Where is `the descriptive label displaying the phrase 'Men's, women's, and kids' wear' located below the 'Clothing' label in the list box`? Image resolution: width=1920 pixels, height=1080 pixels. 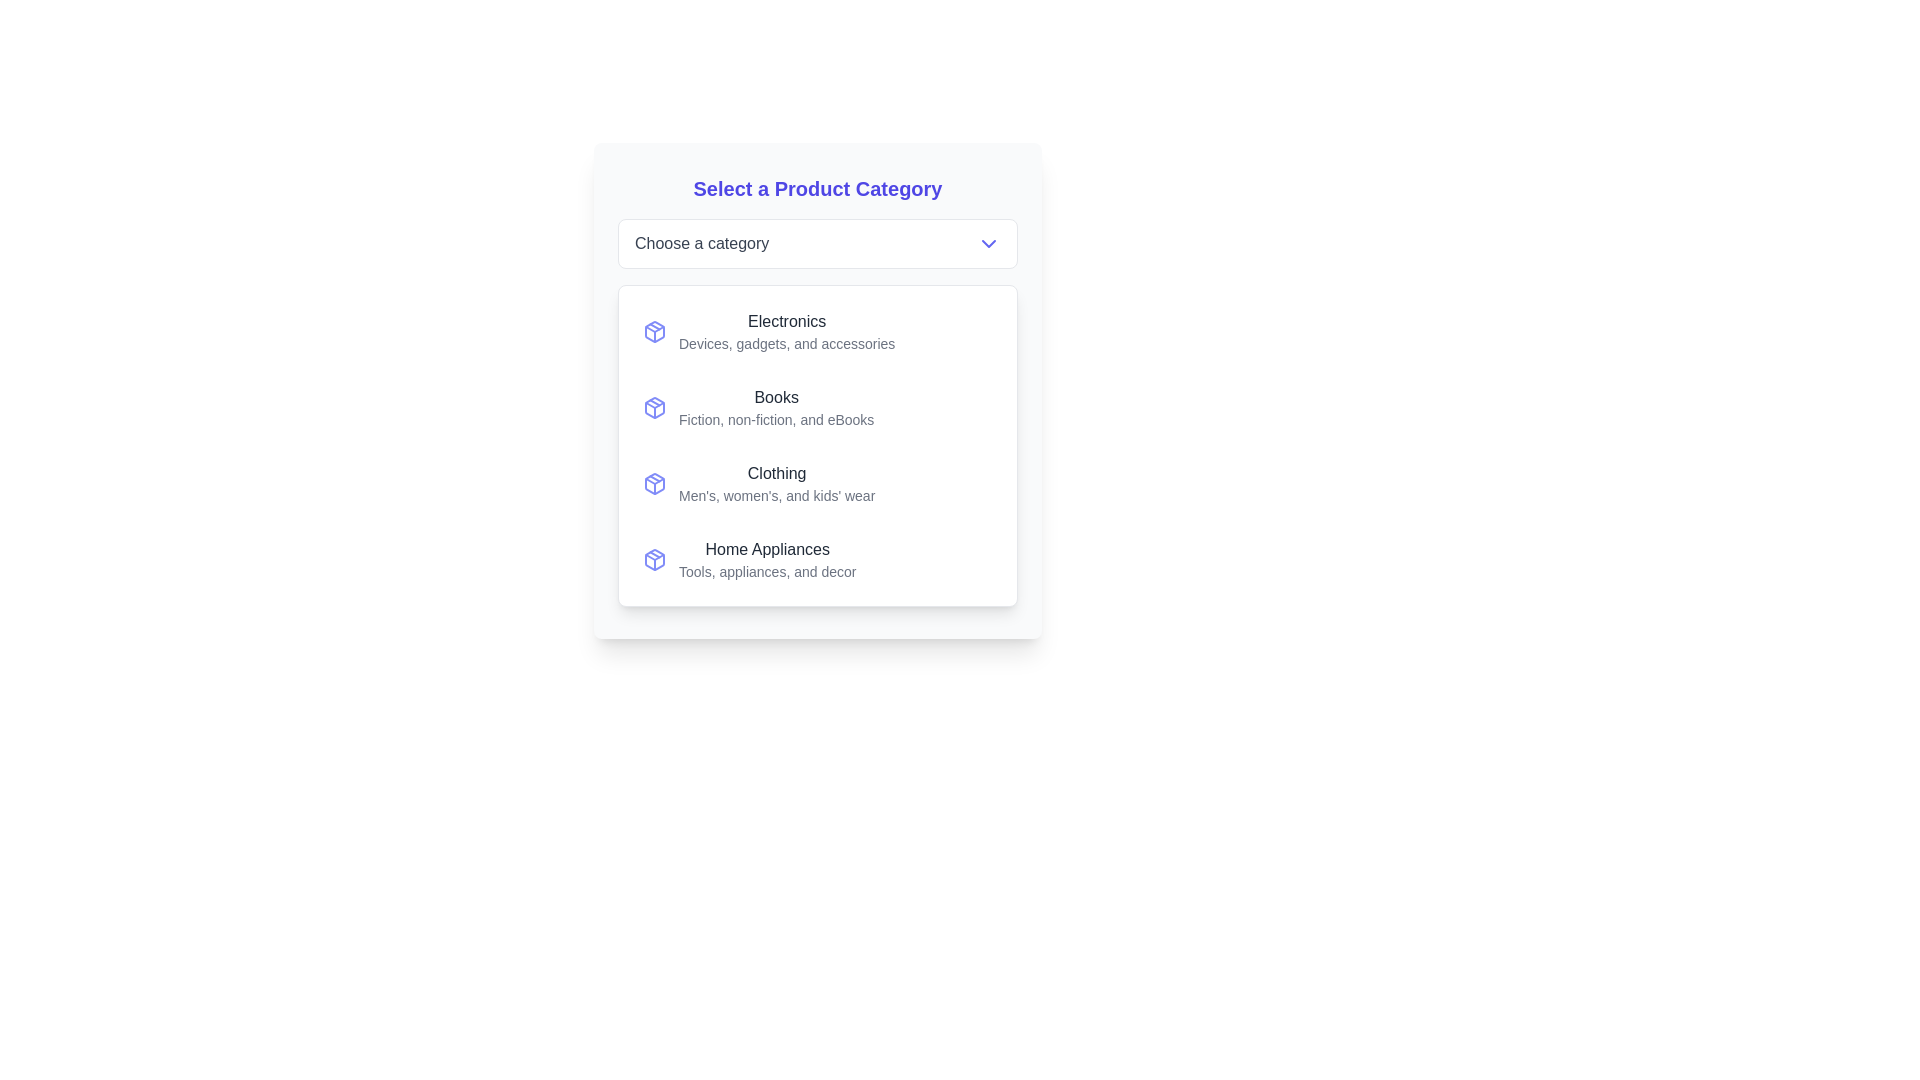 the descriptive label displaying the phrase 'Men's, women's, and kids' wear' located below the 'Clothing' label in the list box is located at coordinates (776, 495).